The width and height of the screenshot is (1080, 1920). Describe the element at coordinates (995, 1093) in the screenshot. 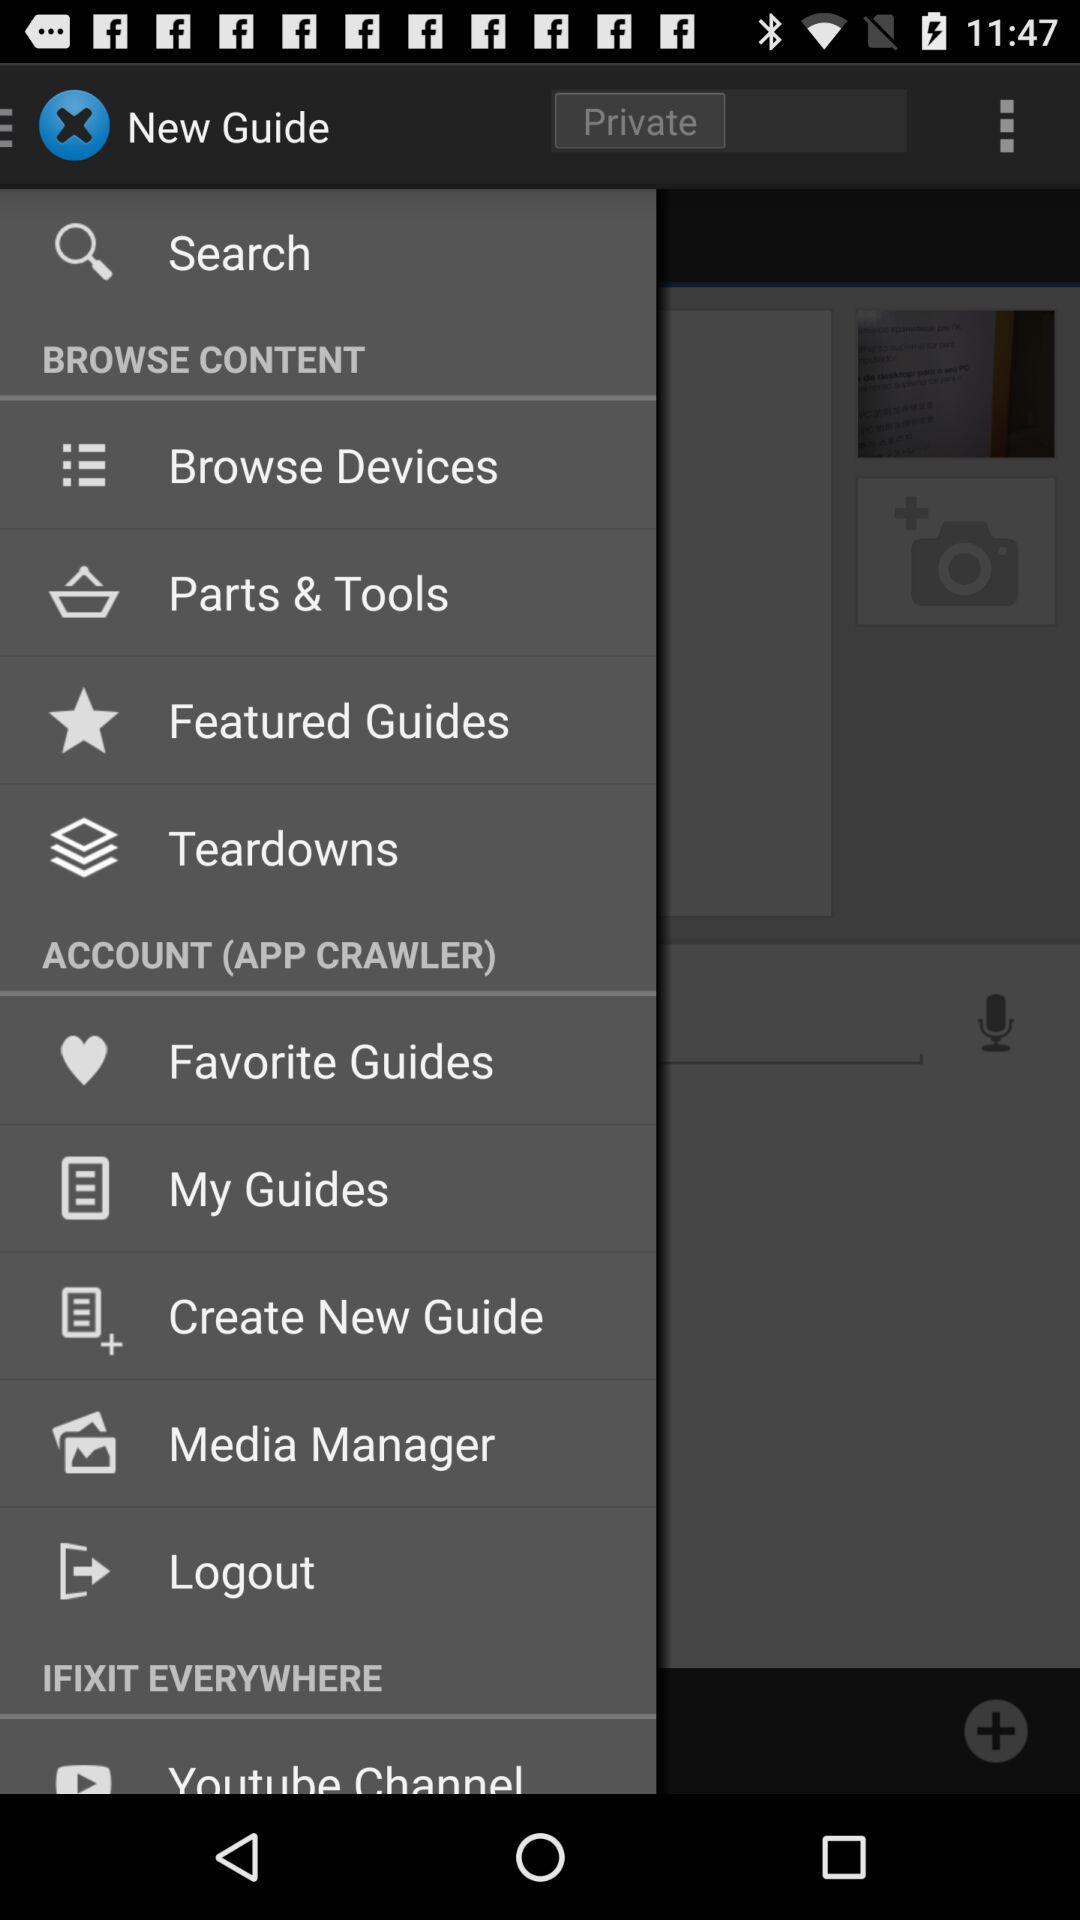

I see `the microphone icon` at that location.